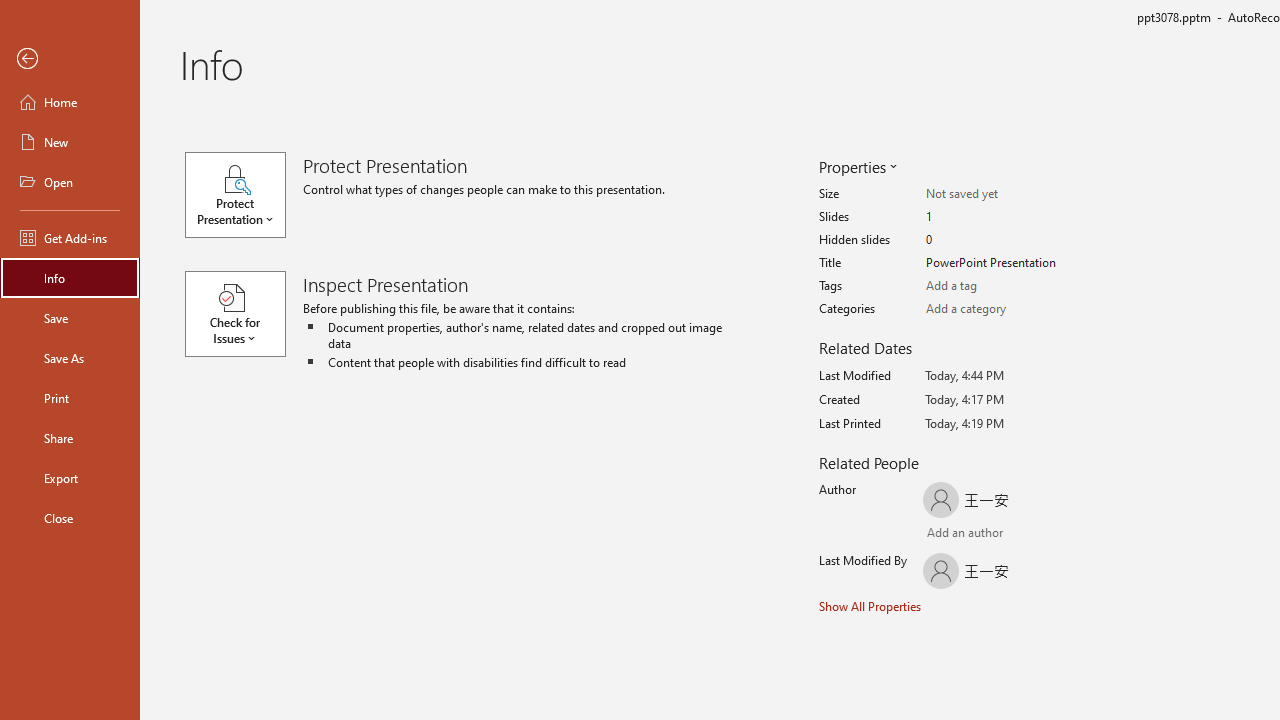 The image size is (1280, 720). I want to click on 'Print', so click(69, 398).